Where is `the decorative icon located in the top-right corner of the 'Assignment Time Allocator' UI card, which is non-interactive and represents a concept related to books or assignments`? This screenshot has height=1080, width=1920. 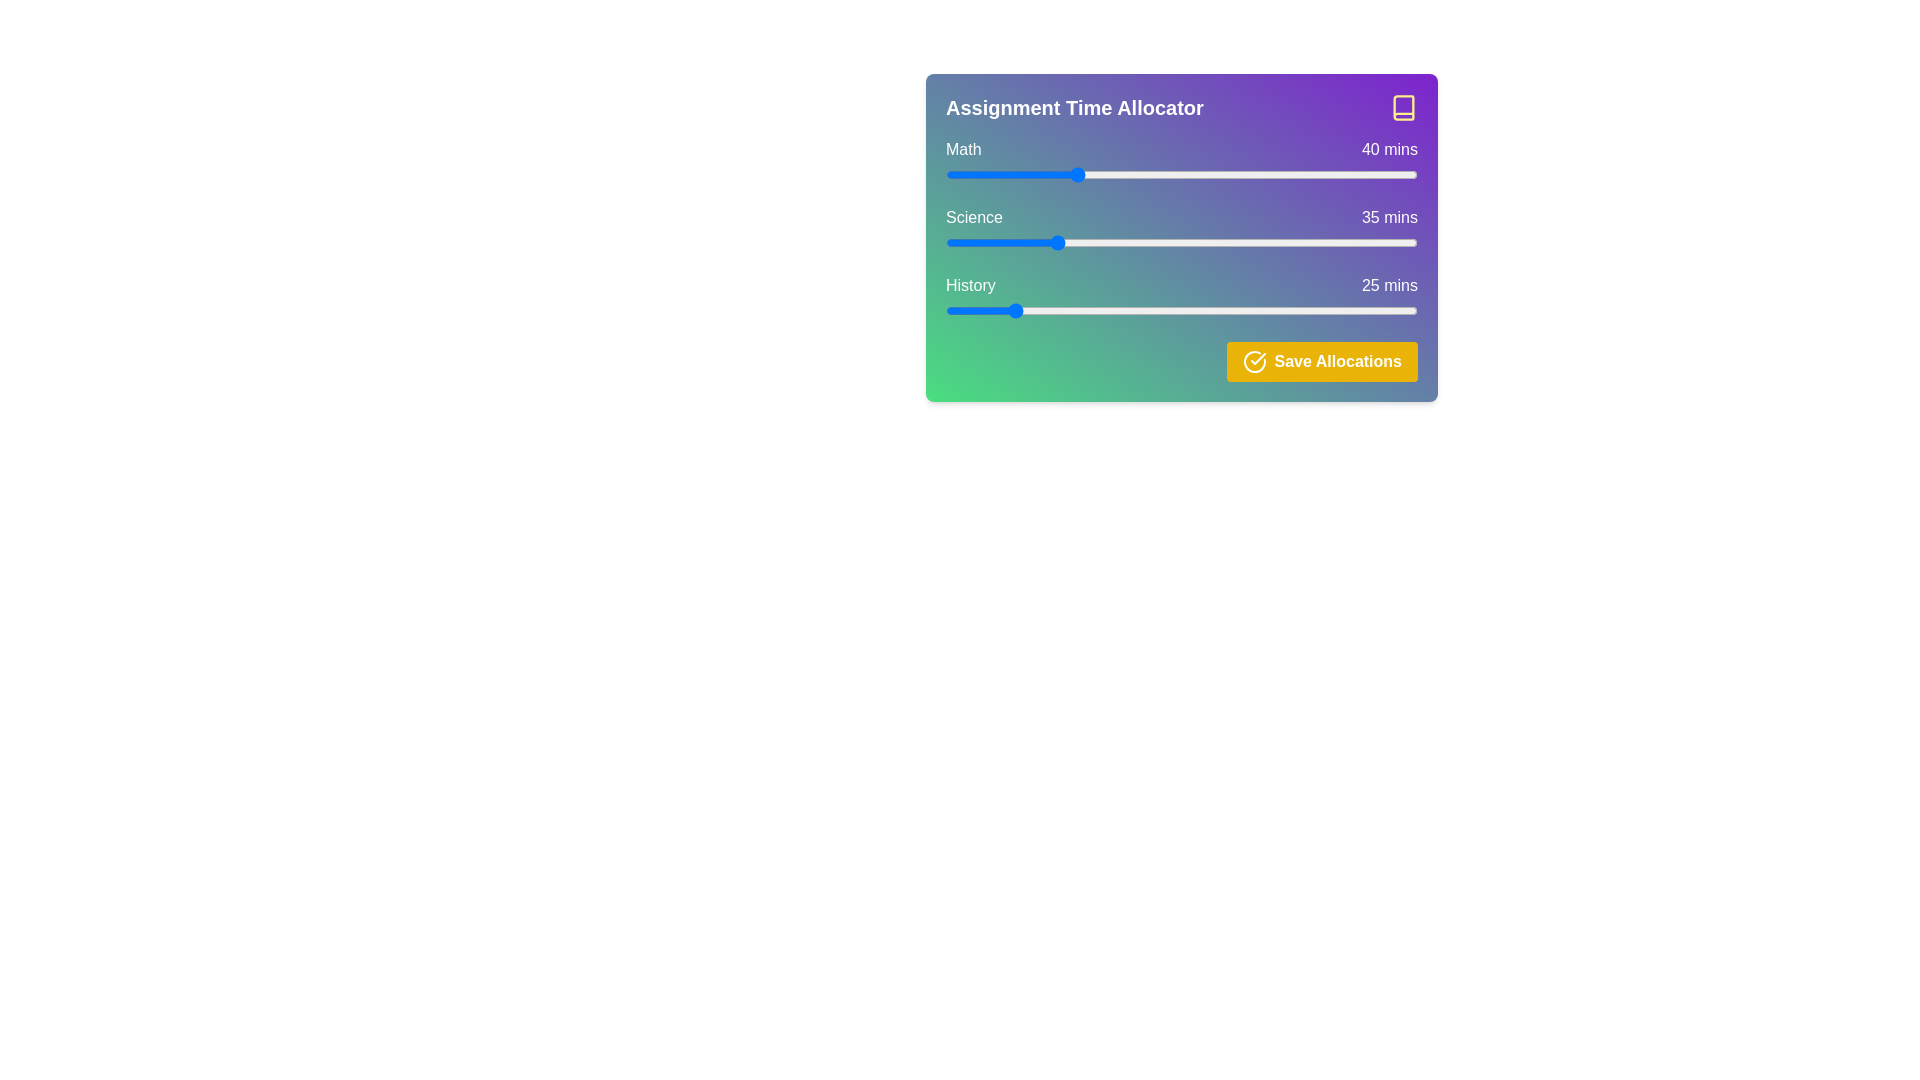 the decorative icon located in the top-right corner of the 'Assignment Time Allocator' UI card, which is non-interactive and represents a concept related to books or assignments is located at coordinates (1402, 108).